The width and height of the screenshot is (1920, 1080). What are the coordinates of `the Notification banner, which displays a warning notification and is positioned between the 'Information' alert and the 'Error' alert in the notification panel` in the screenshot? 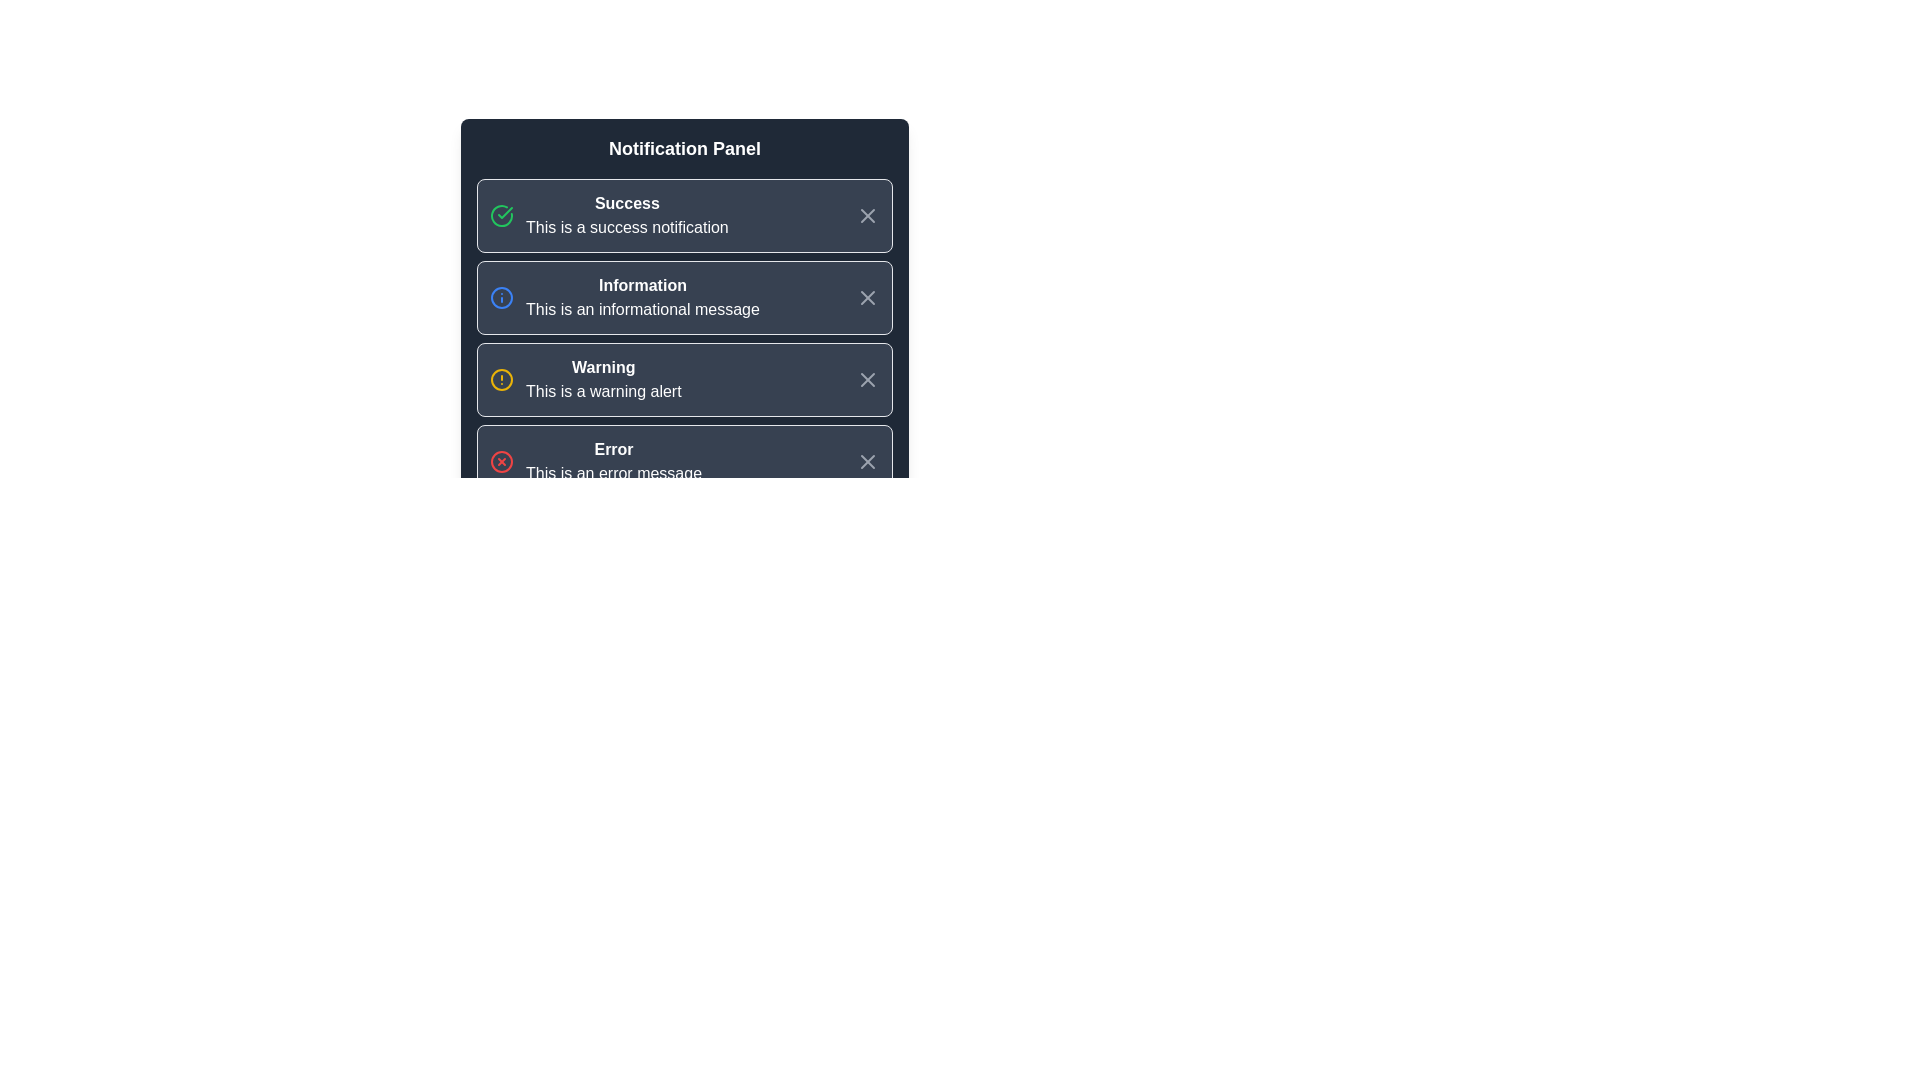 It's located at (584, 380).